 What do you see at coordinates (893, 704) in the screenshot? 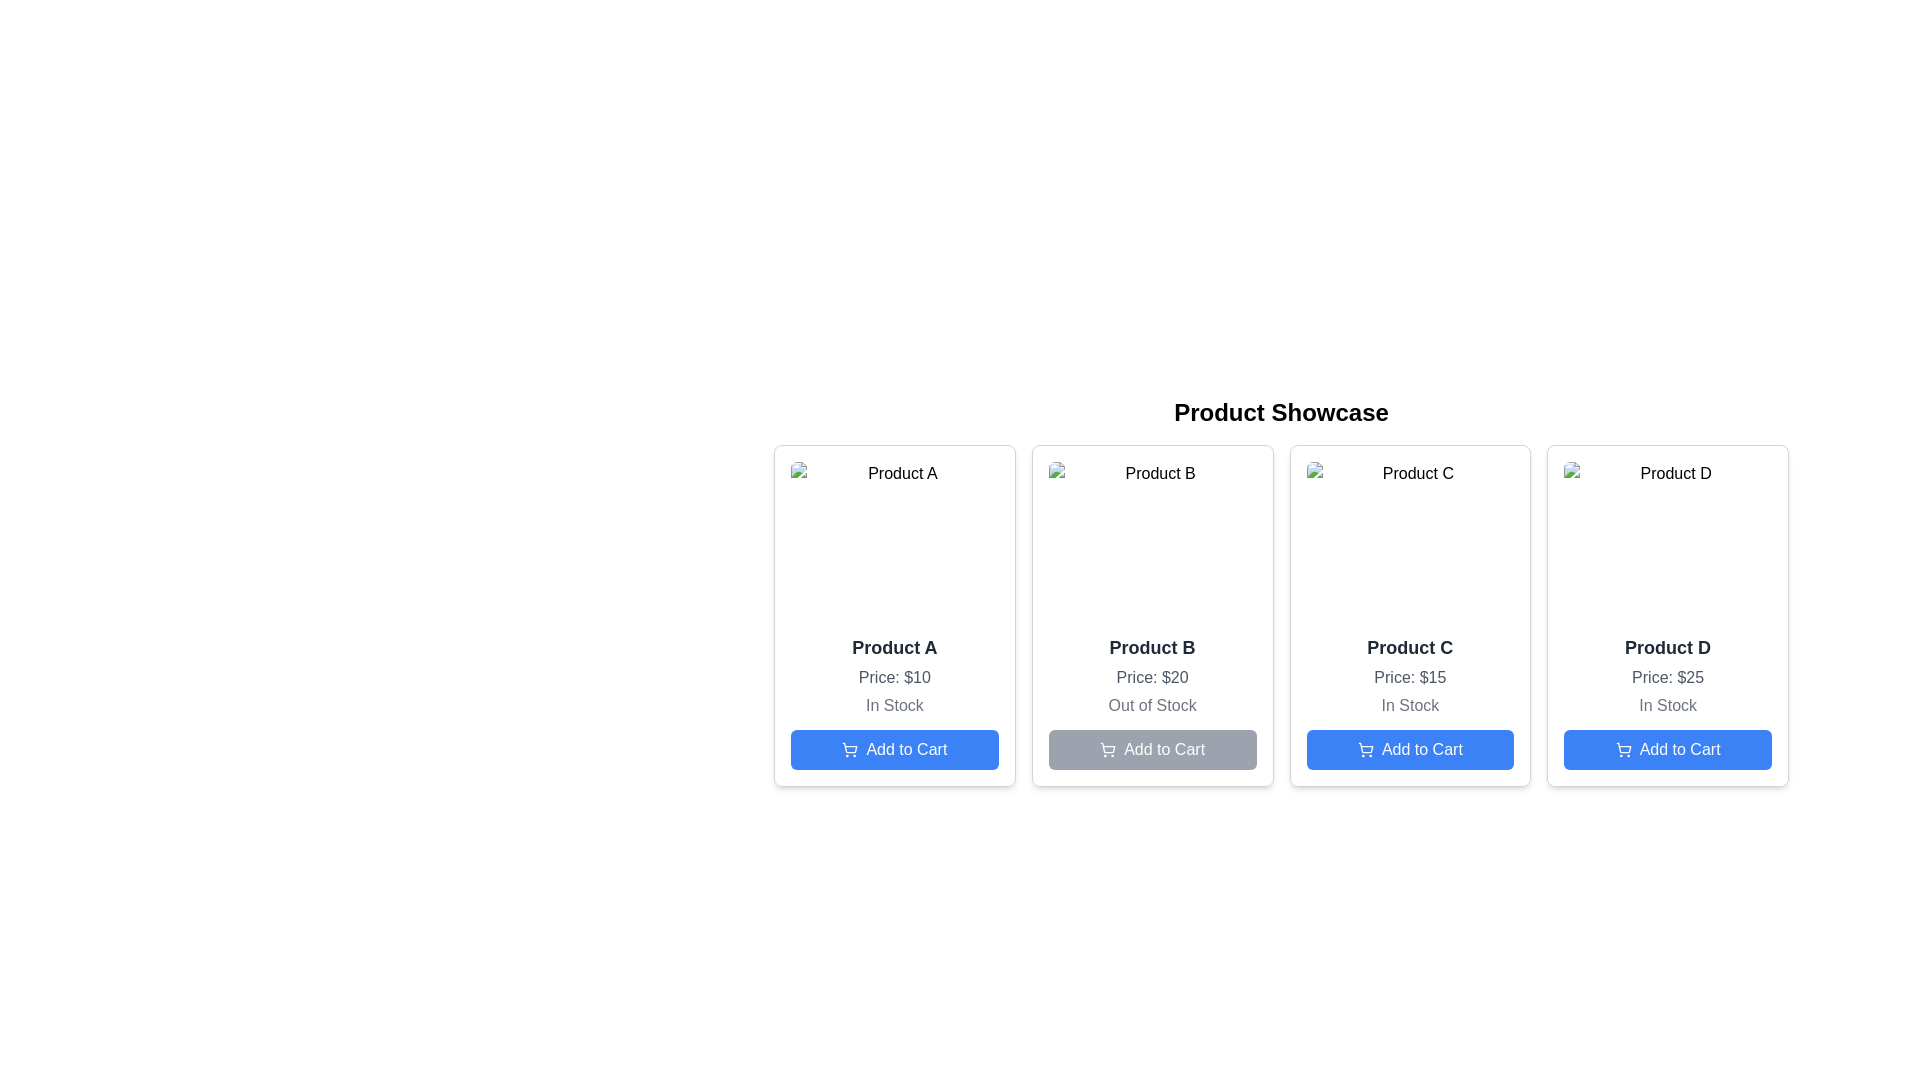
I see `the 'In Stock' static text element, which is displayed in gray font below the price information and above the 'Add to Cart' button in the first product card` at bounding box center [893, 704].